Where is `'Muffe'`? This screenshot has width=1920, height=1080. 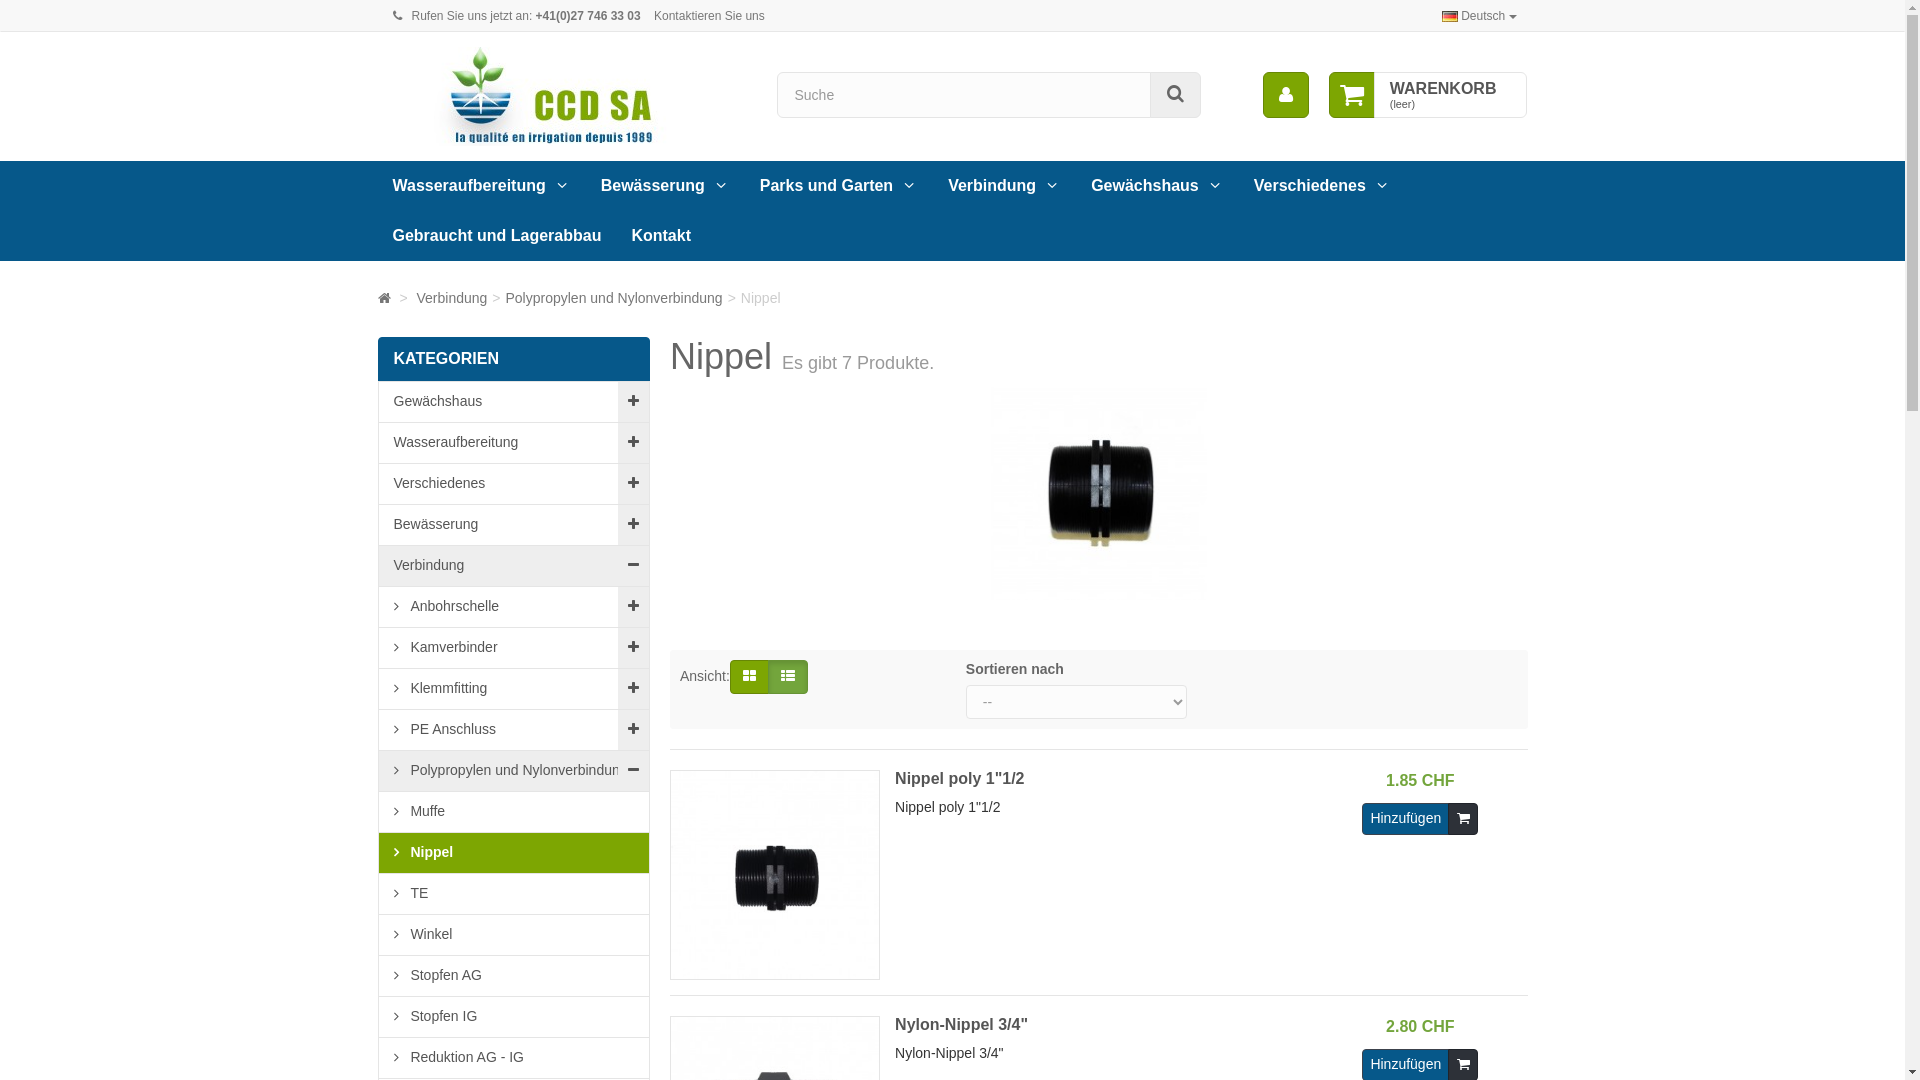 'Muffe' is located at coordinates (513, 811).